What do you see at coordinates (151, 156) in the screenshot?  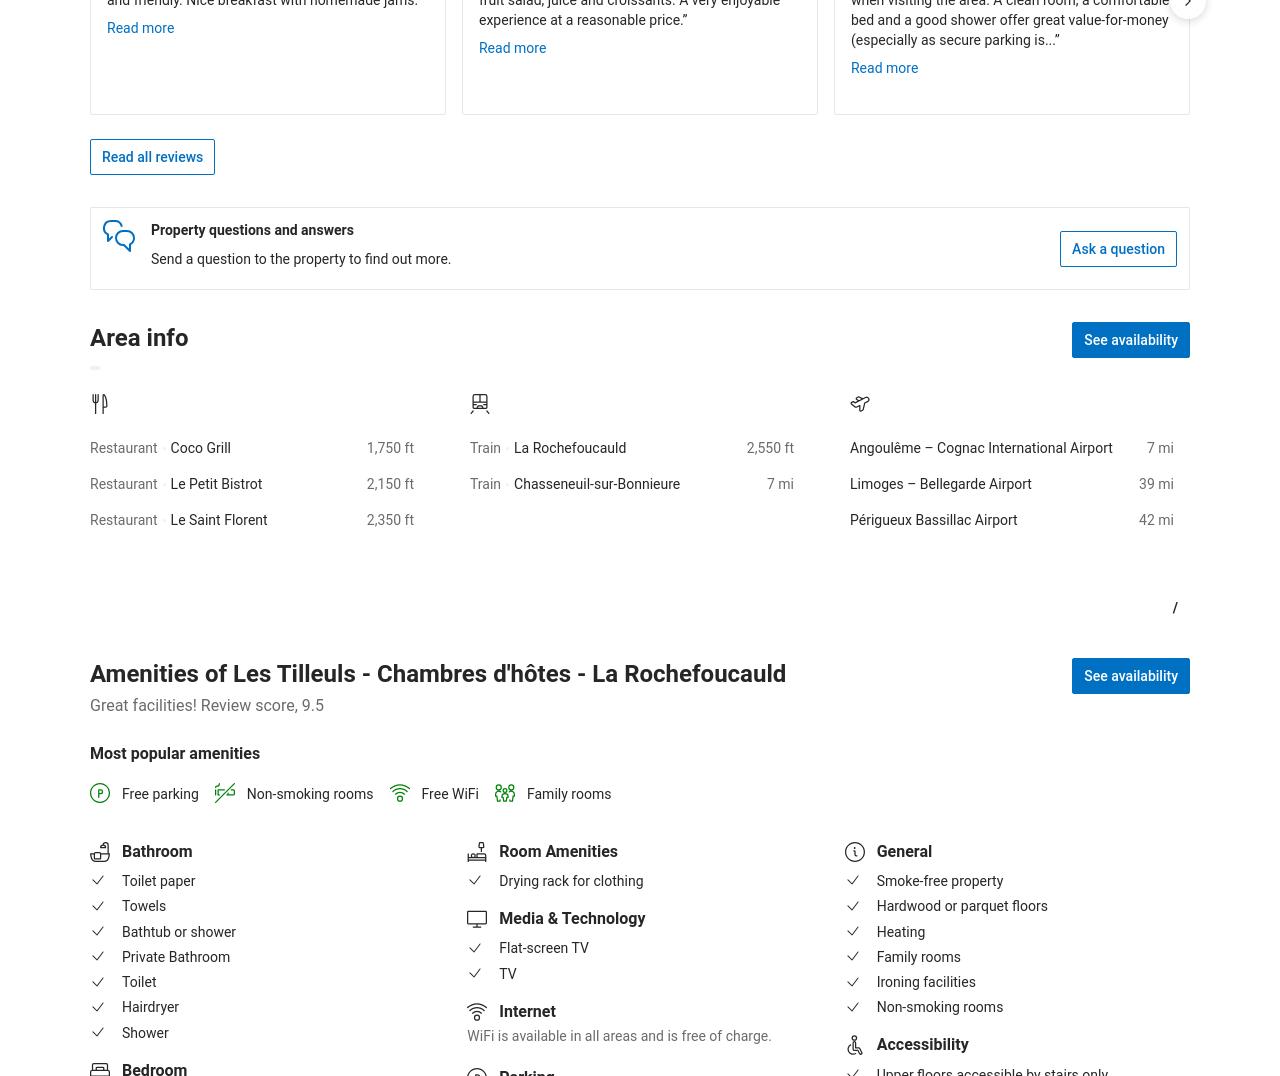 I see `'Read all reviews'` at bounding box center [151, 156].